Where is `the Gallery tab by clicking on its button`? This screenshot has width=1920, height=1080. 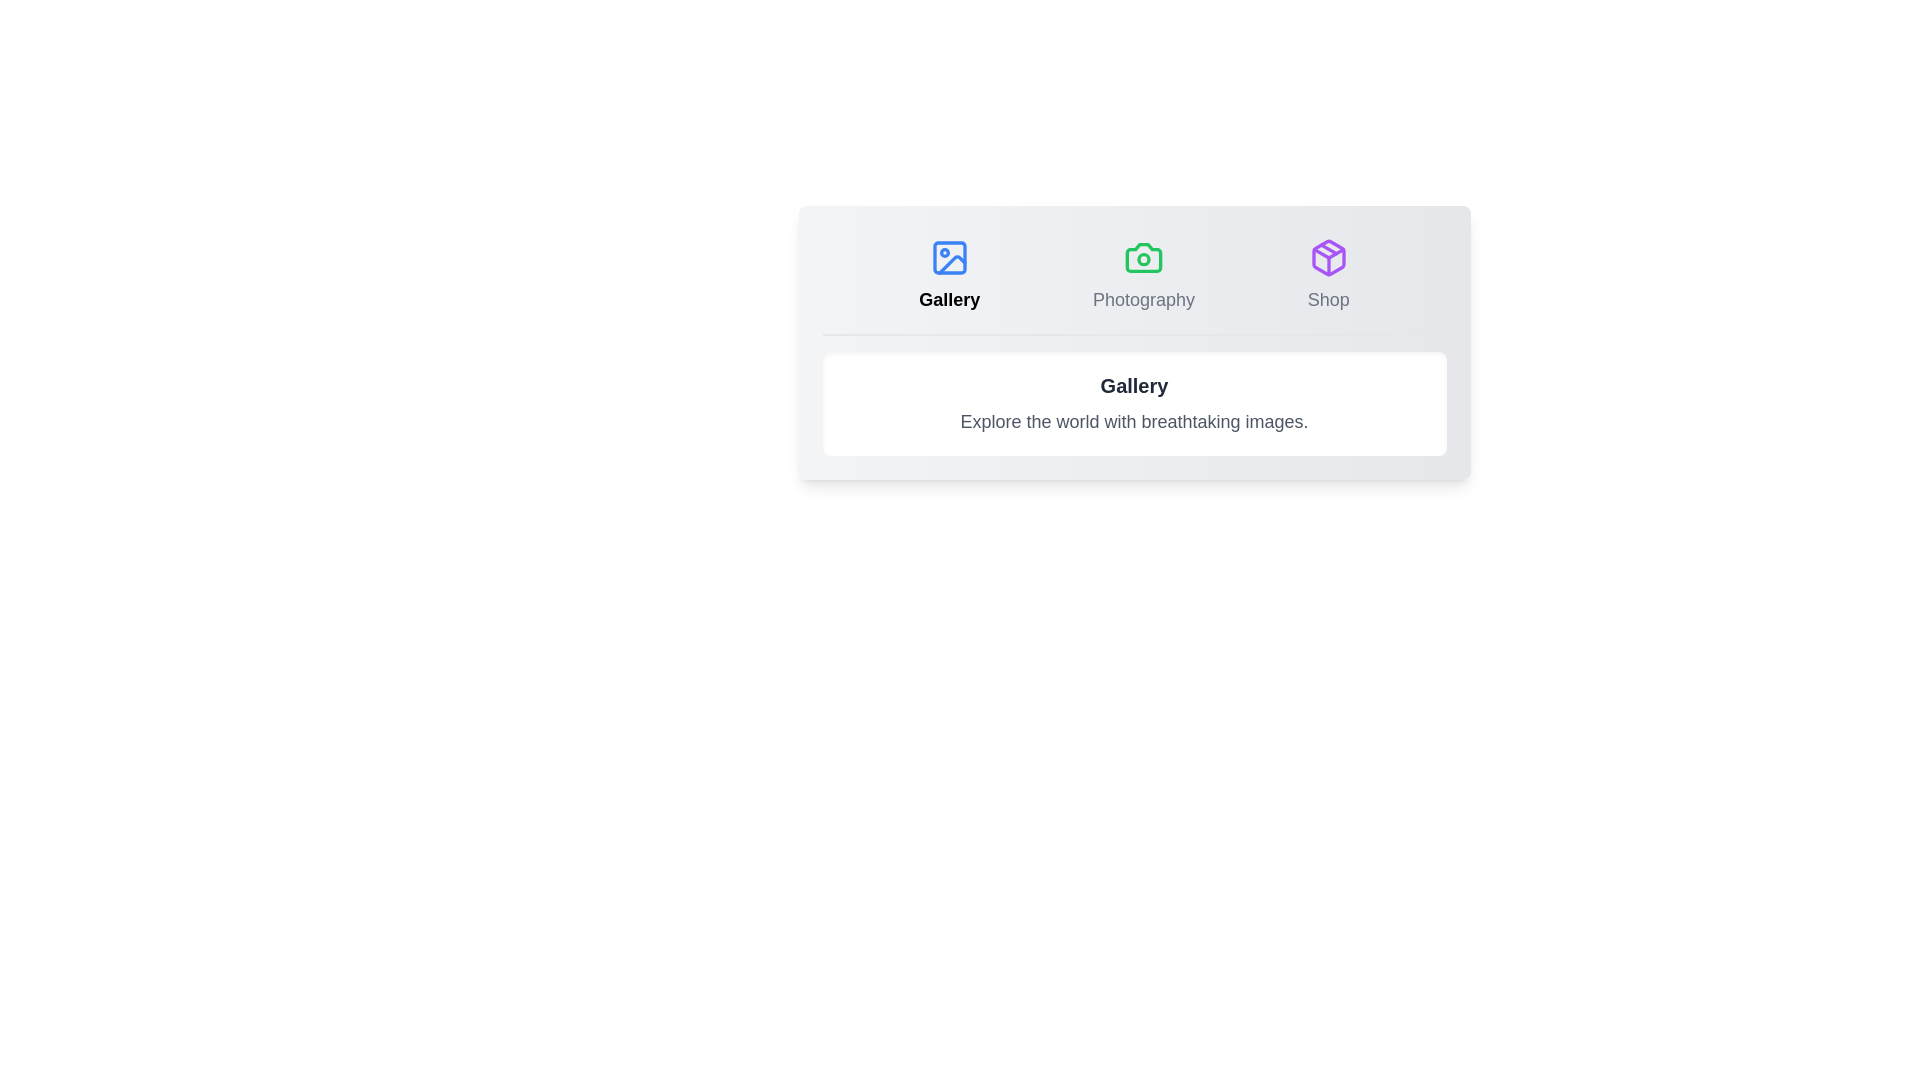
the Gallery tab by clicking on its button is located at coordinates (948, 276).